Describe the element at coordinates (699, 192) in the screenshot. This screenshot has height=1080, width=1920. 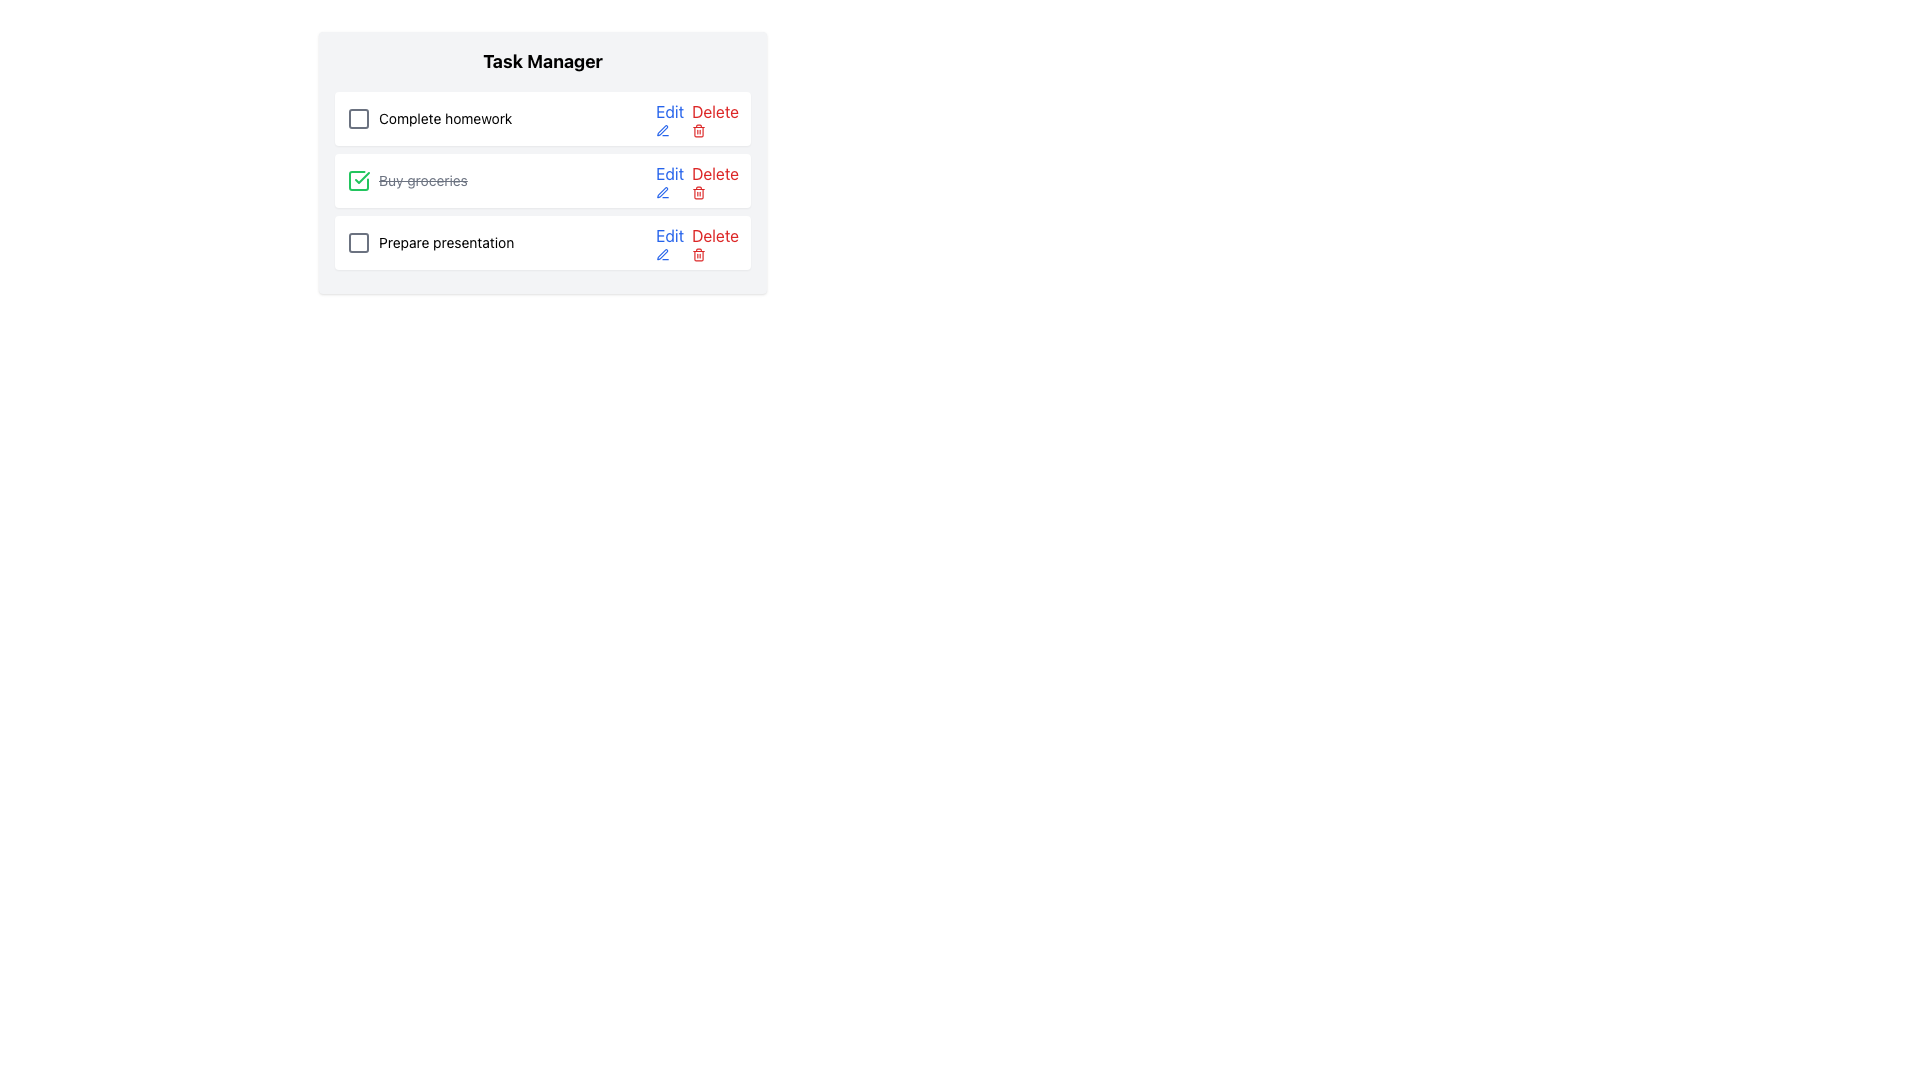
I see `the delete icon located in the second row next to the text 'Delete' for the task 'Buy groceries'` at that location.